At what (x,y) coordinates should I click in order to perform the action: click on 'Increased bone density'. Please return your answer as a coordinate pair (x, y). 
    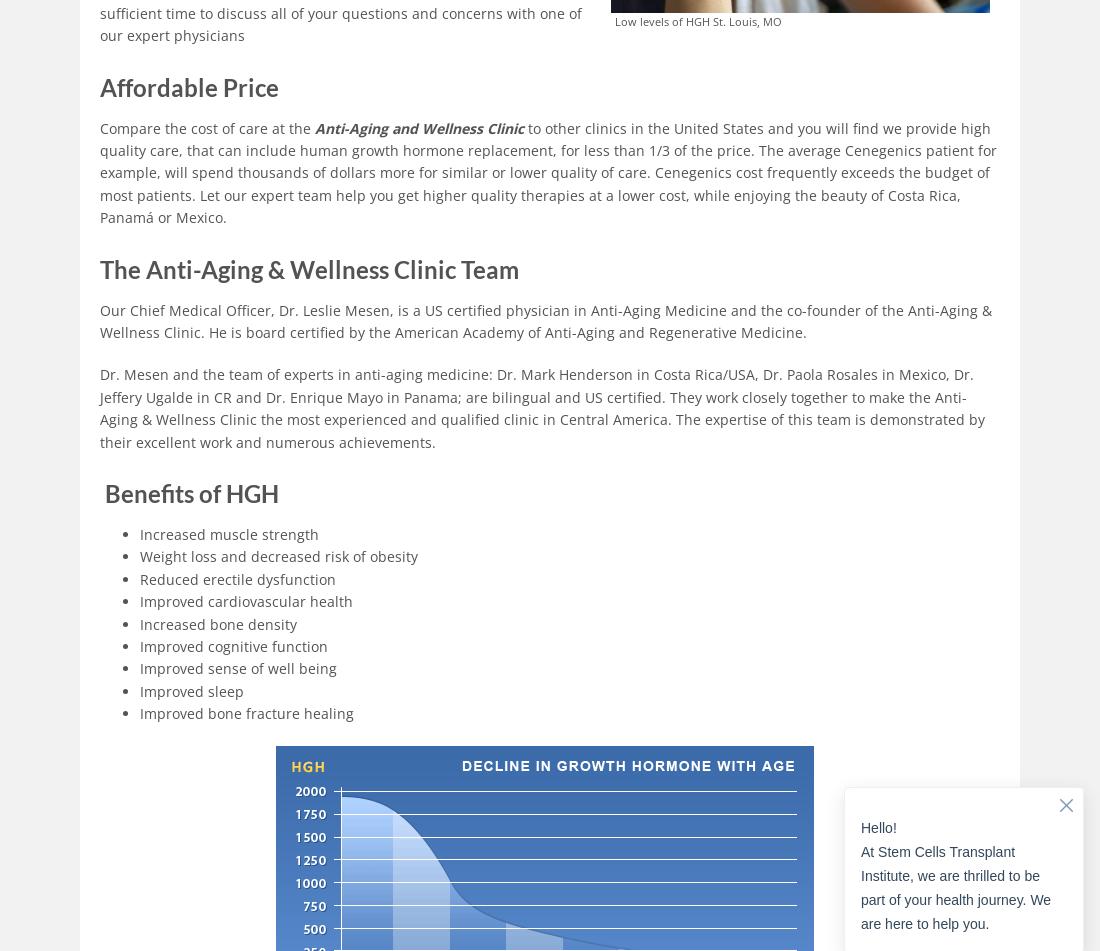
    Looking at the image, I should click on (218, 622).